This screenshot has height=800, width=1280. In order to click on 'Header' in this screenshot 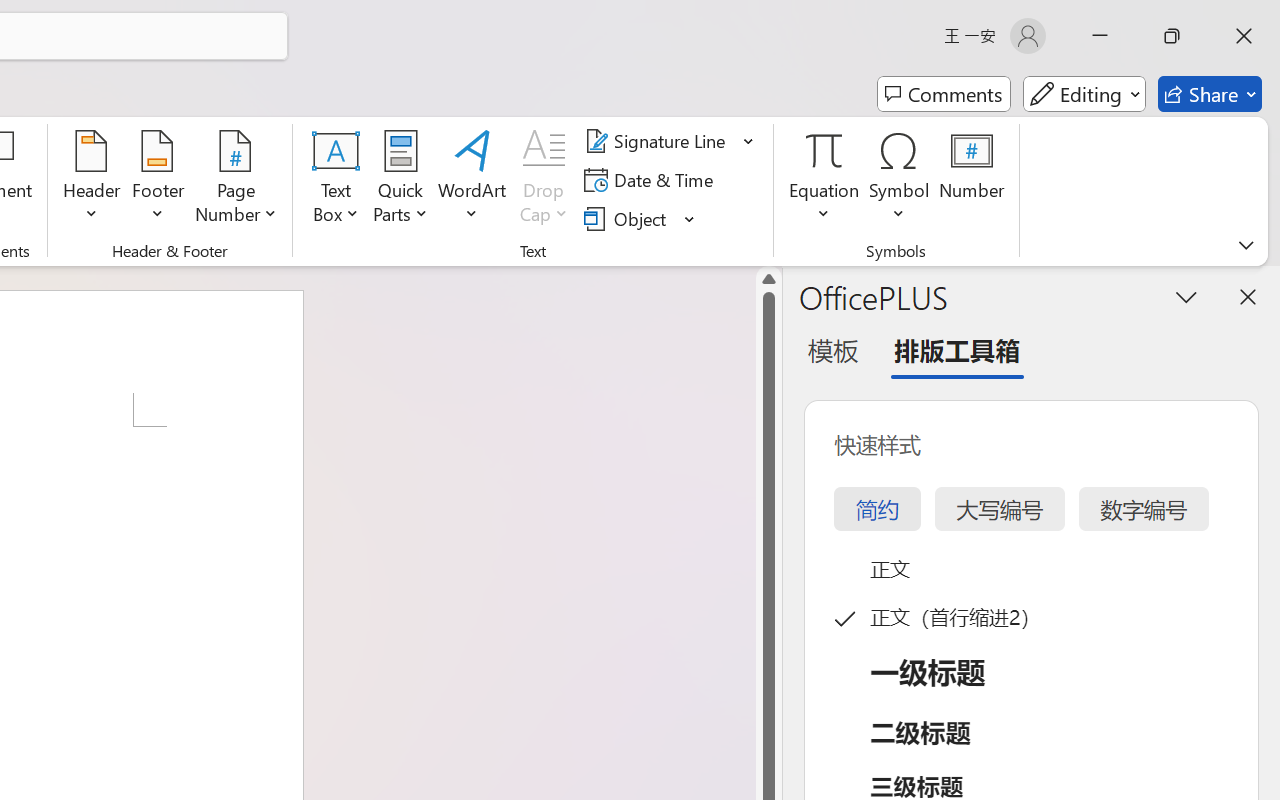, I will do `click(91, 179)`.